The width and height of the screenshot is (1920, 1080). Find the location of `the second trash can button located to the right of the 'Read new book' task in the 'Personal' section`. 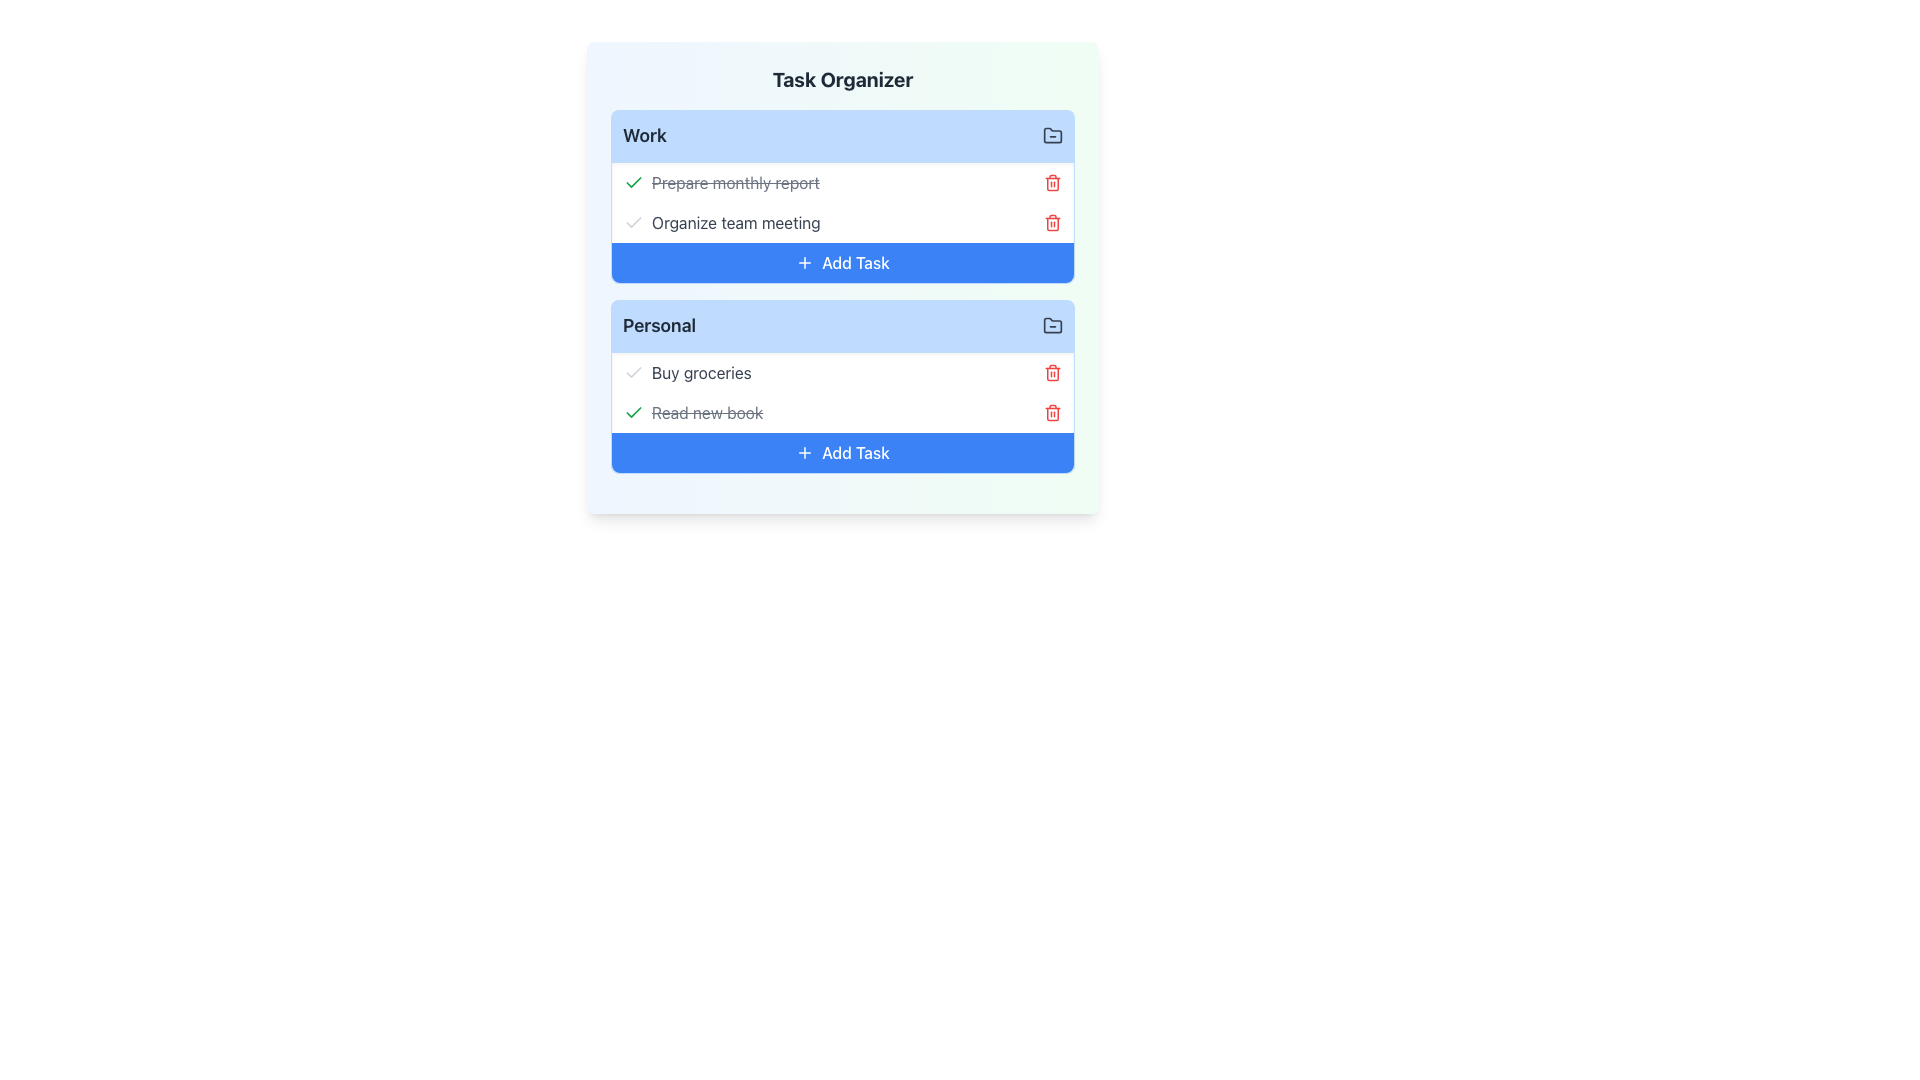

the second trash can button located to the right of the 'Read new book' task in the 'Personal' section is located at coordinates (1051, 411).